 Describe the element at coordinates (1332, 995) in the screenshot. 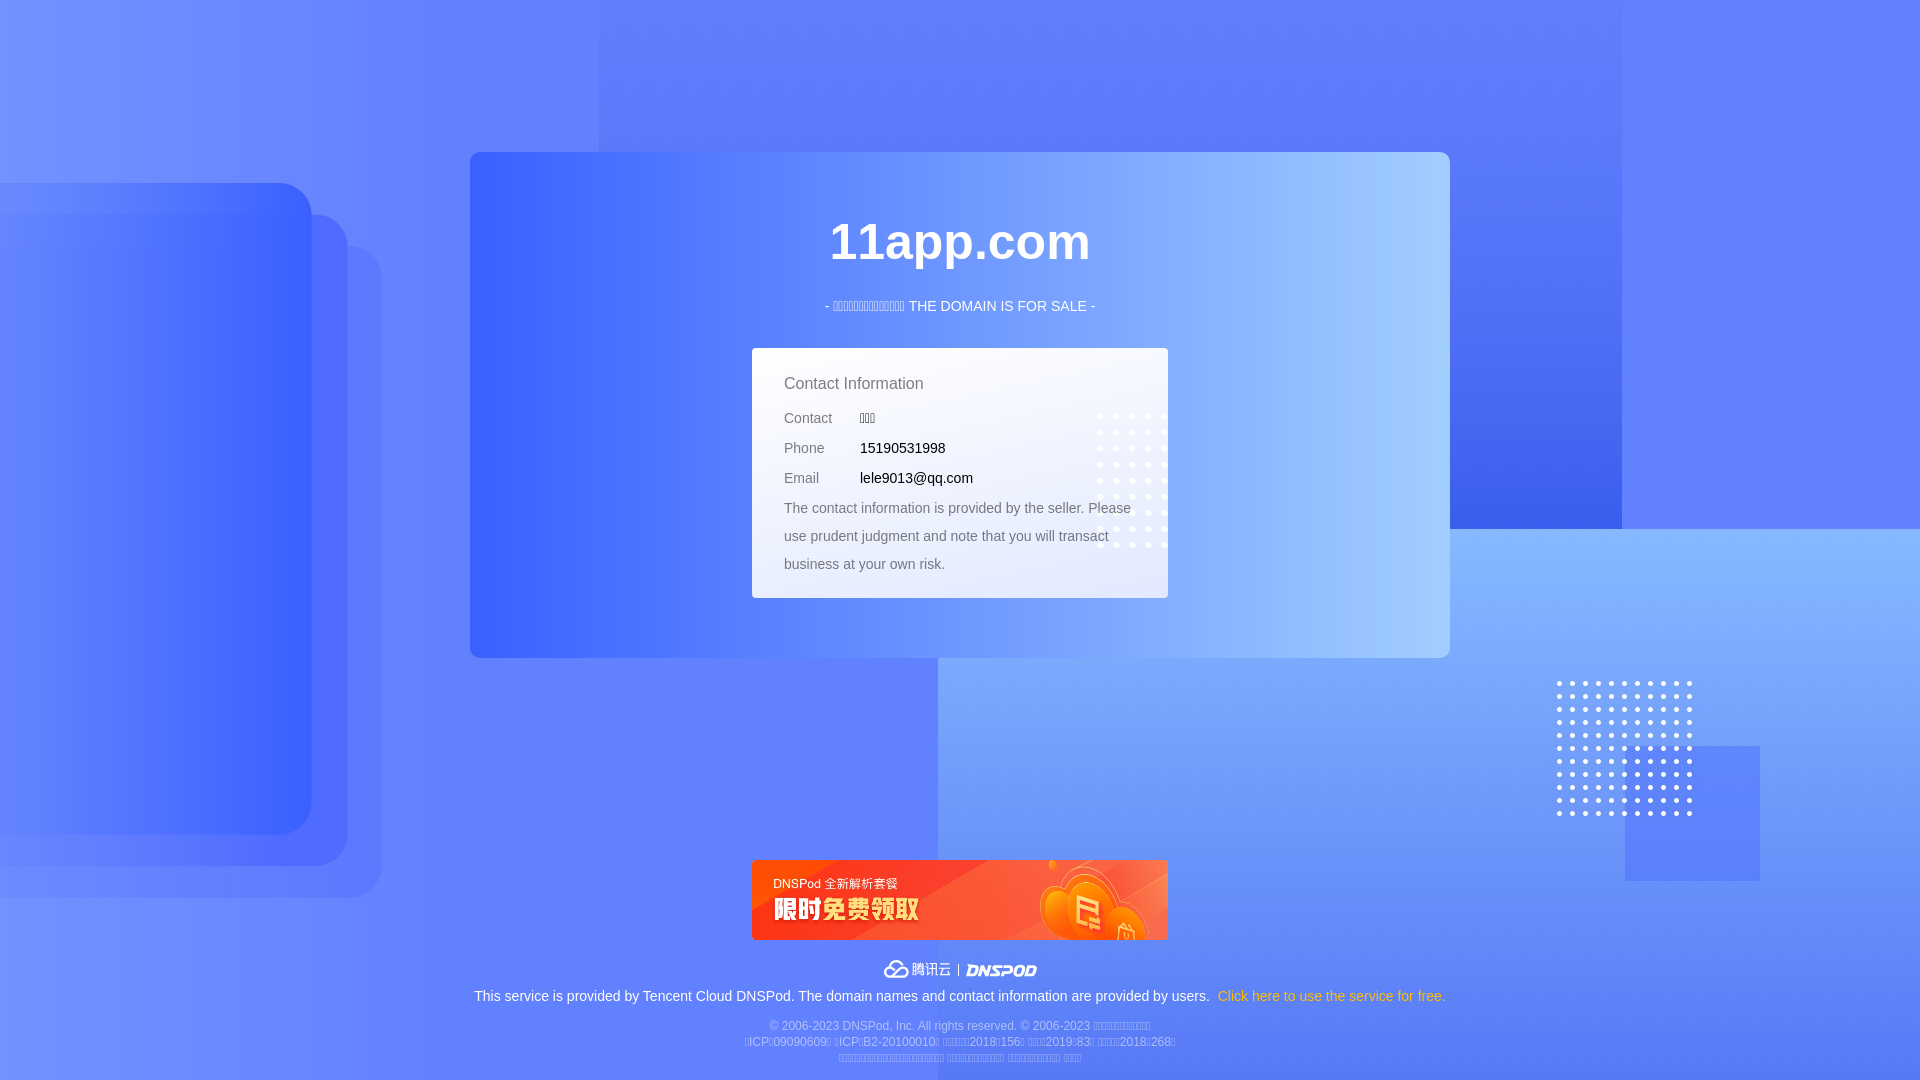

I see `'Click here to use the service for free.'` at that location.